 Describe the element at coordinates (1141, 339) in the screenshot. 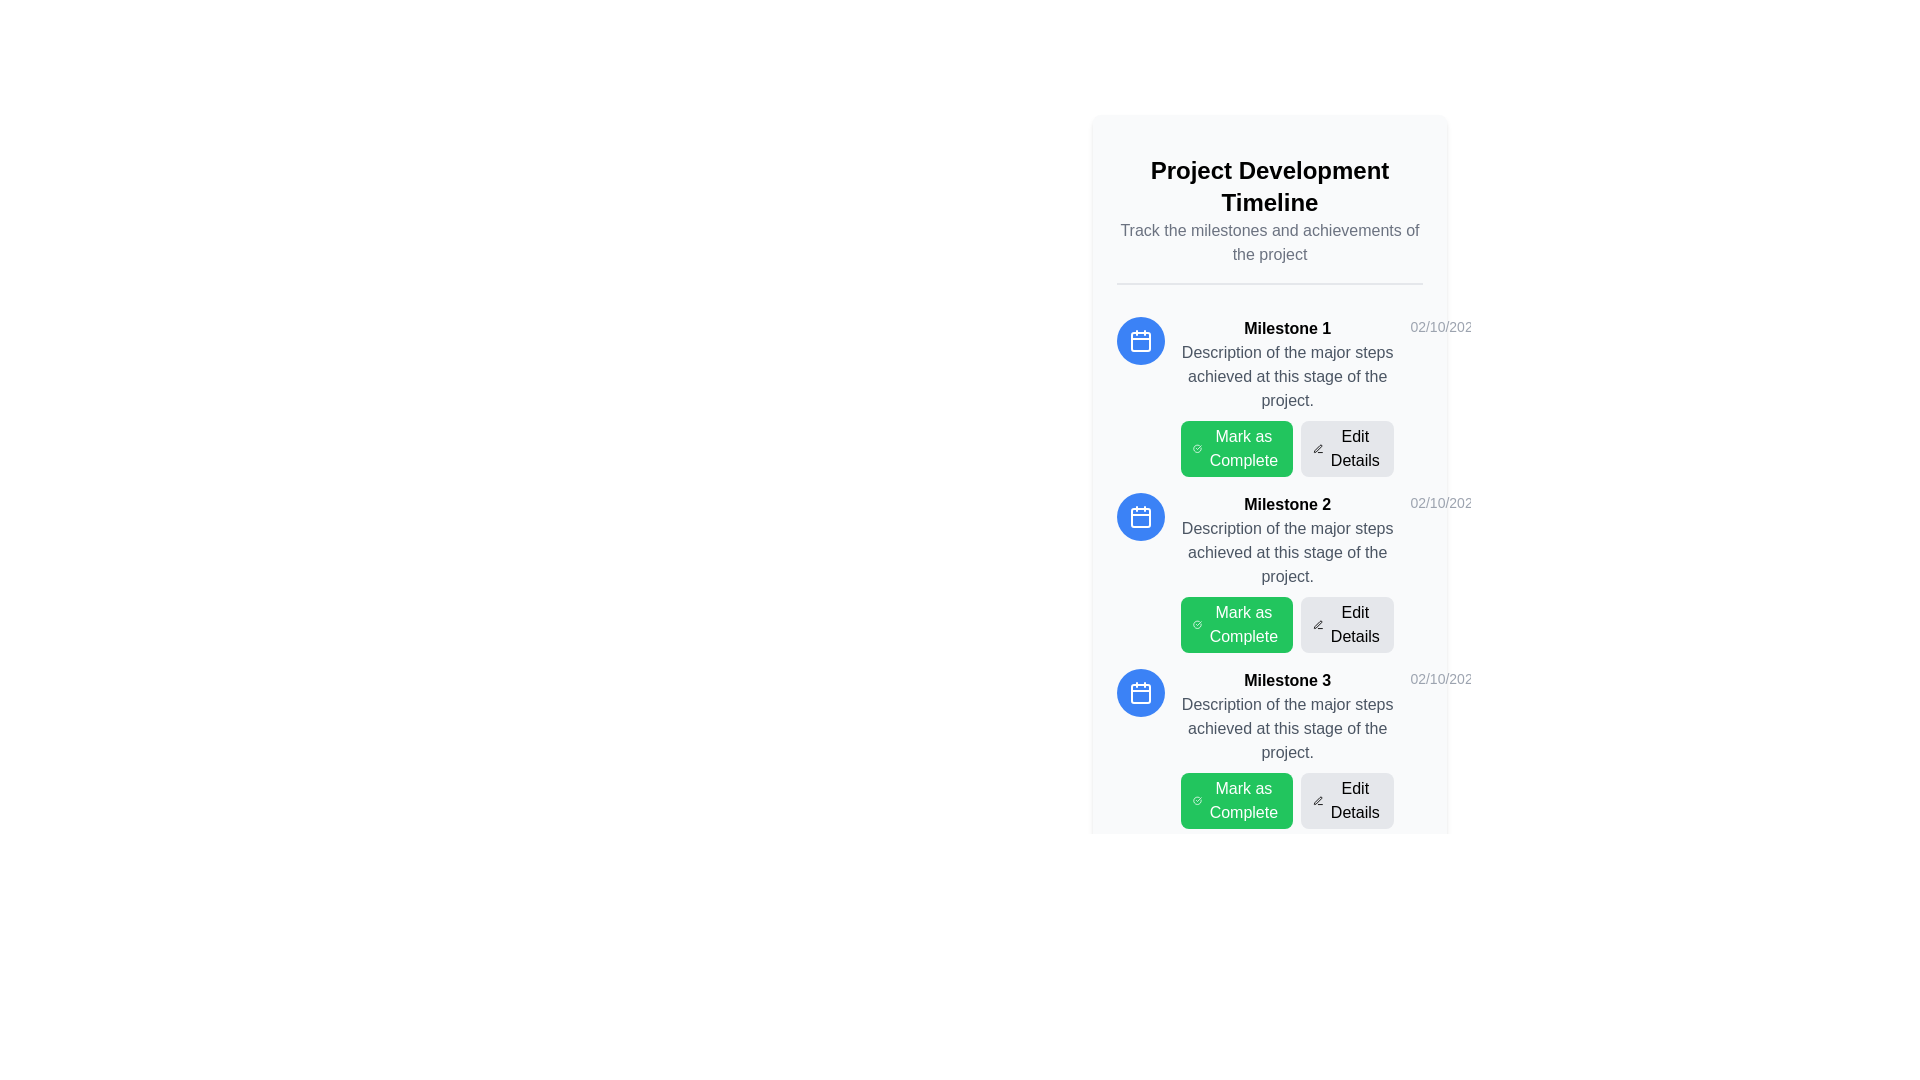

I see `the calendar icon, which is a rounded square shape with a small calendar glyph inside, located within a blue circular background and positioned to the left of 'Milestone 1' text` at that location.